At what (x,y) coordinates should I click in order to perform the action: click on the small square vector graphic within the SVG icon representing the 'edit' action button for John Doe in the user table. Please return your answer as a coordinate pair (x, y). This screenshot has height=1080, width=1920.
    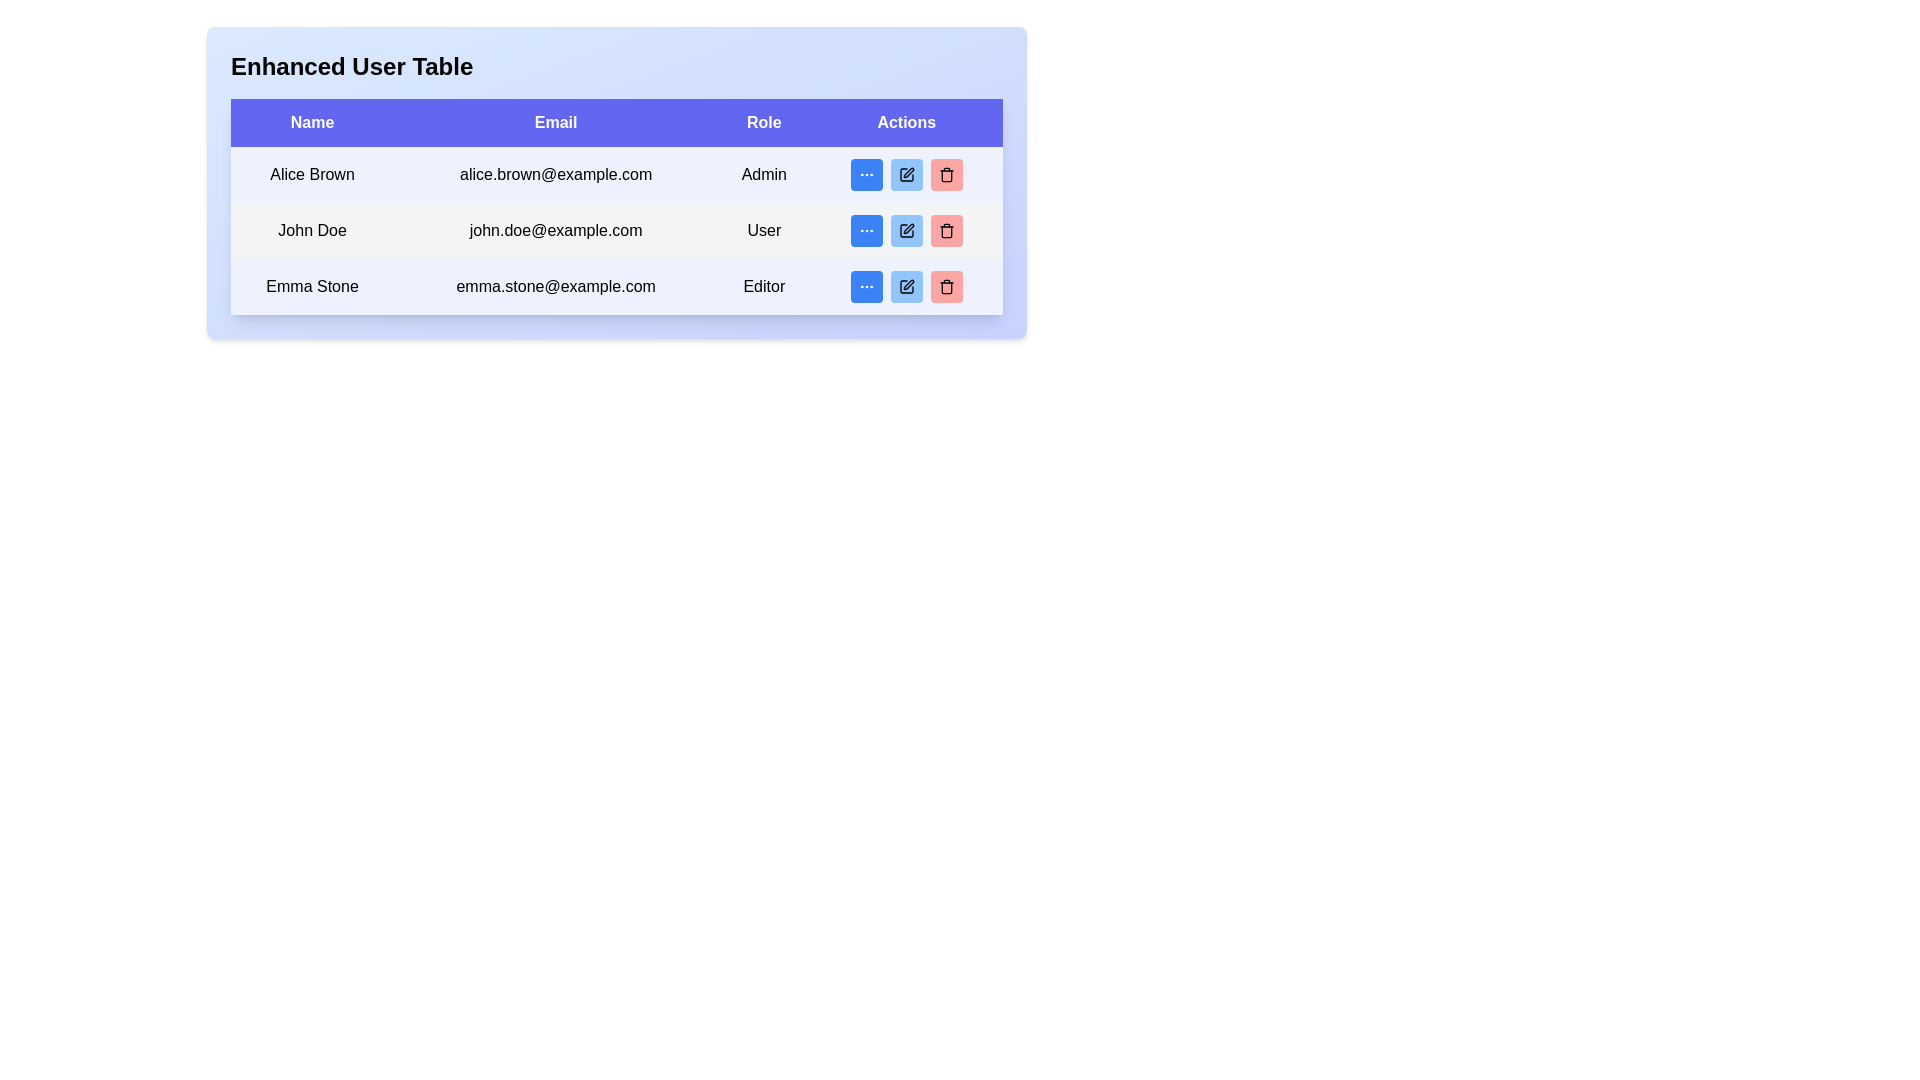
    Looking at the image, I should click on (905, 173).